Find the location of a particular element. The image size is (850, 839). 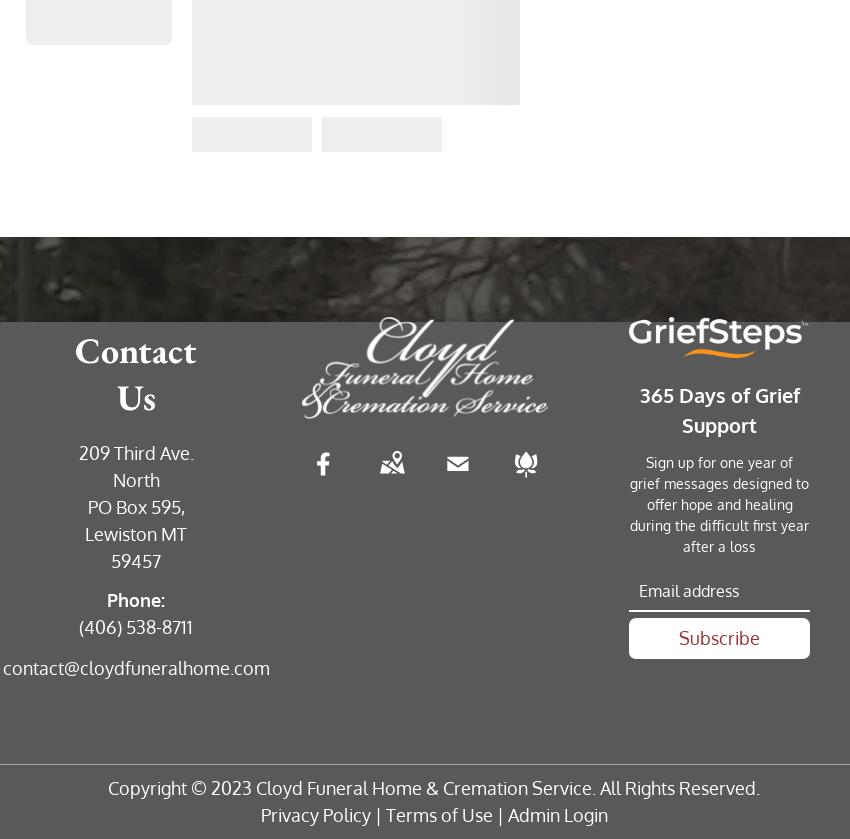

'Terms of Use' is located at coordinates (437, 814).